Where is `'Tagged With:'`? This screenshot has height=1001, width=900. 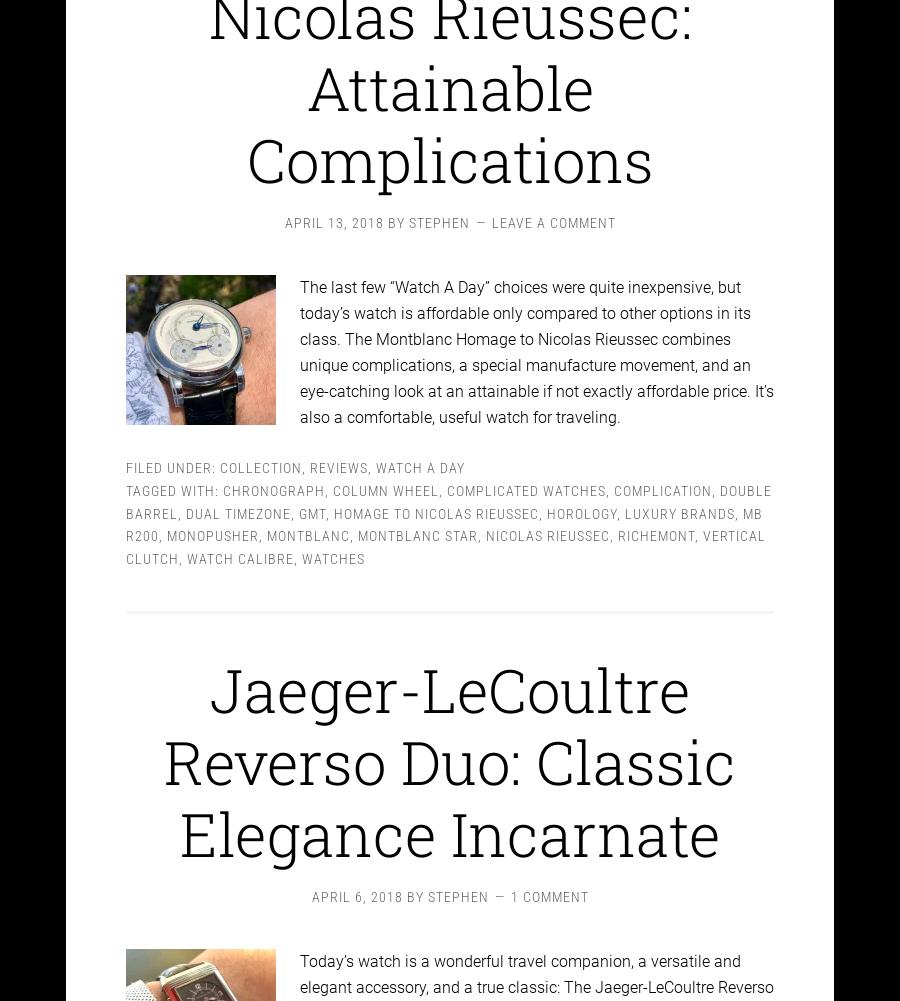
'Tagged With:' is located at coordinates (174, 472).